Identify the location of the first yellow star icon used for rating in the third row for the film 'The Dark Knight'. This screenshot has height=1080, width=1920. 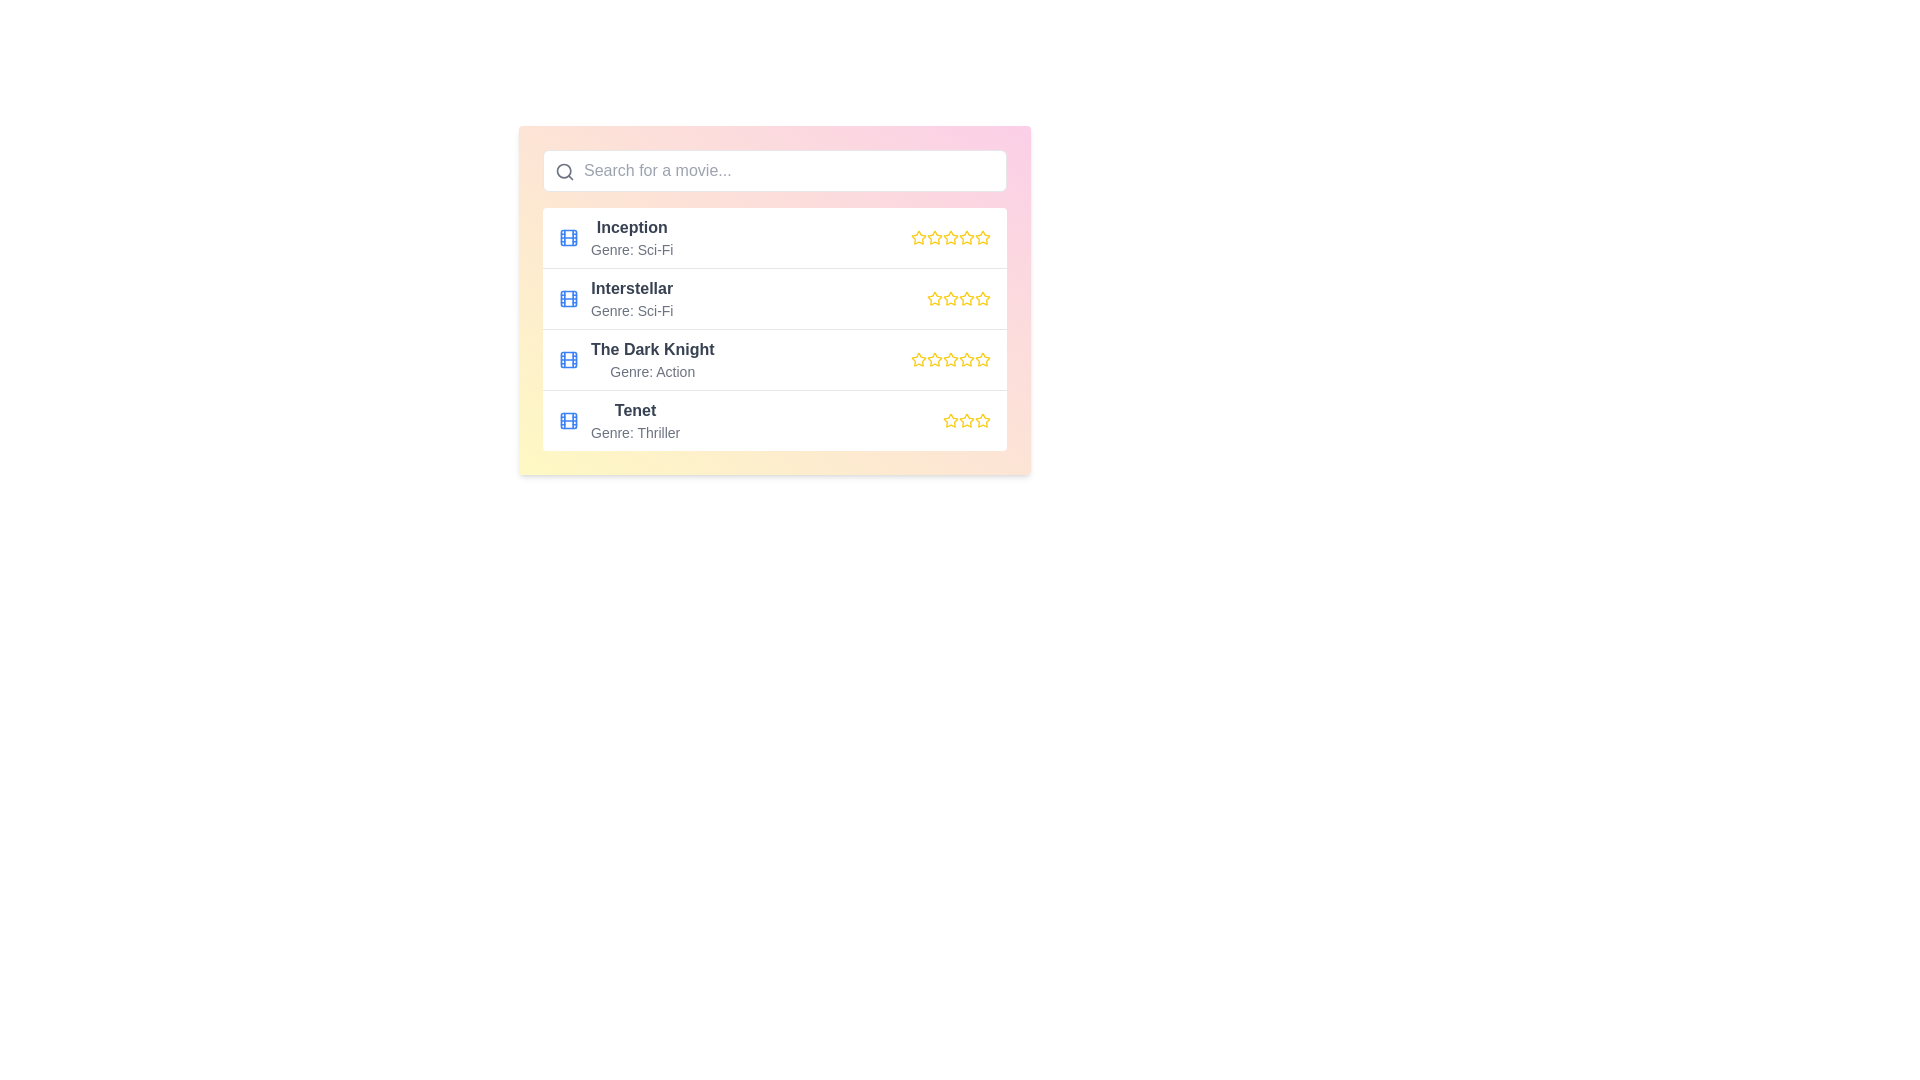
(917, 358).